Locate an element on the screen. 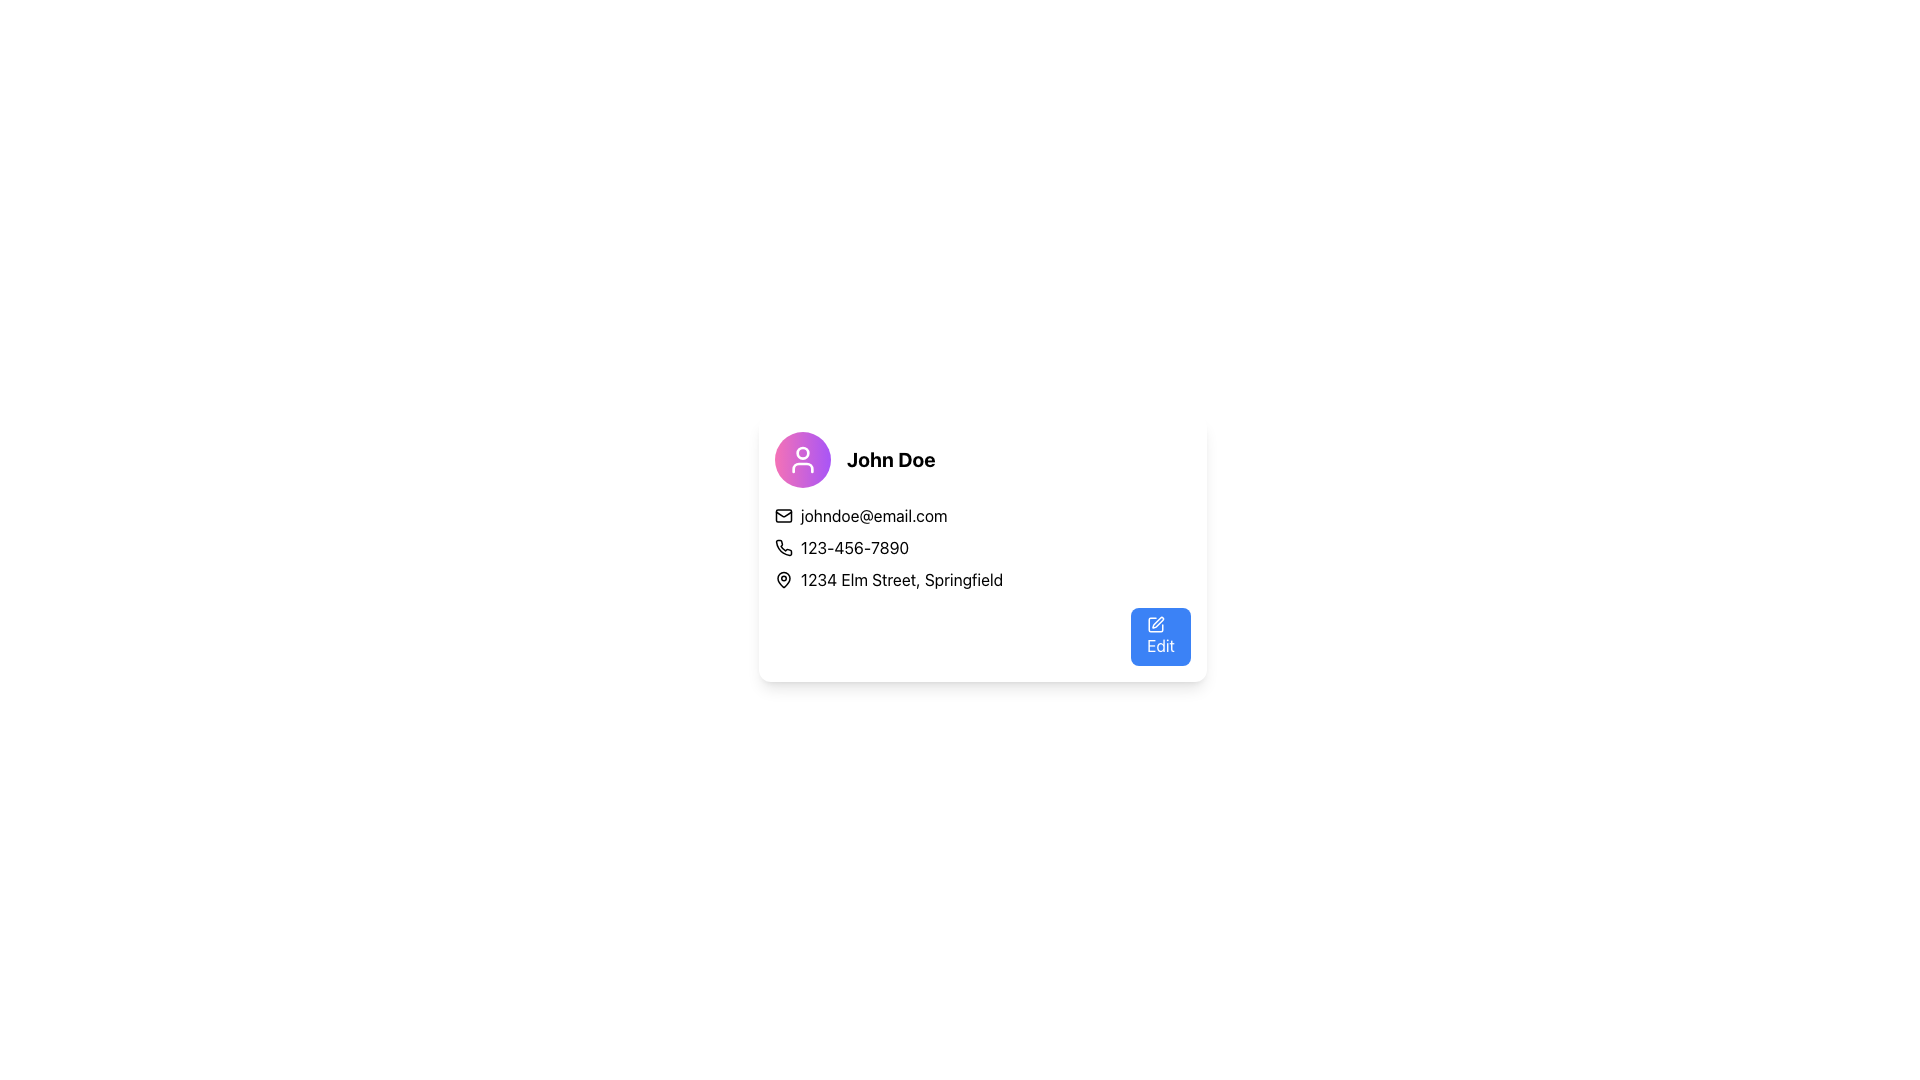 Image resolution: width=1920 pixels, height=1080 pixels. the edit icon located on the left side of the blue 'Edit' button at the bottom-right corner of the user information card is located at coordinates (1156, 623).